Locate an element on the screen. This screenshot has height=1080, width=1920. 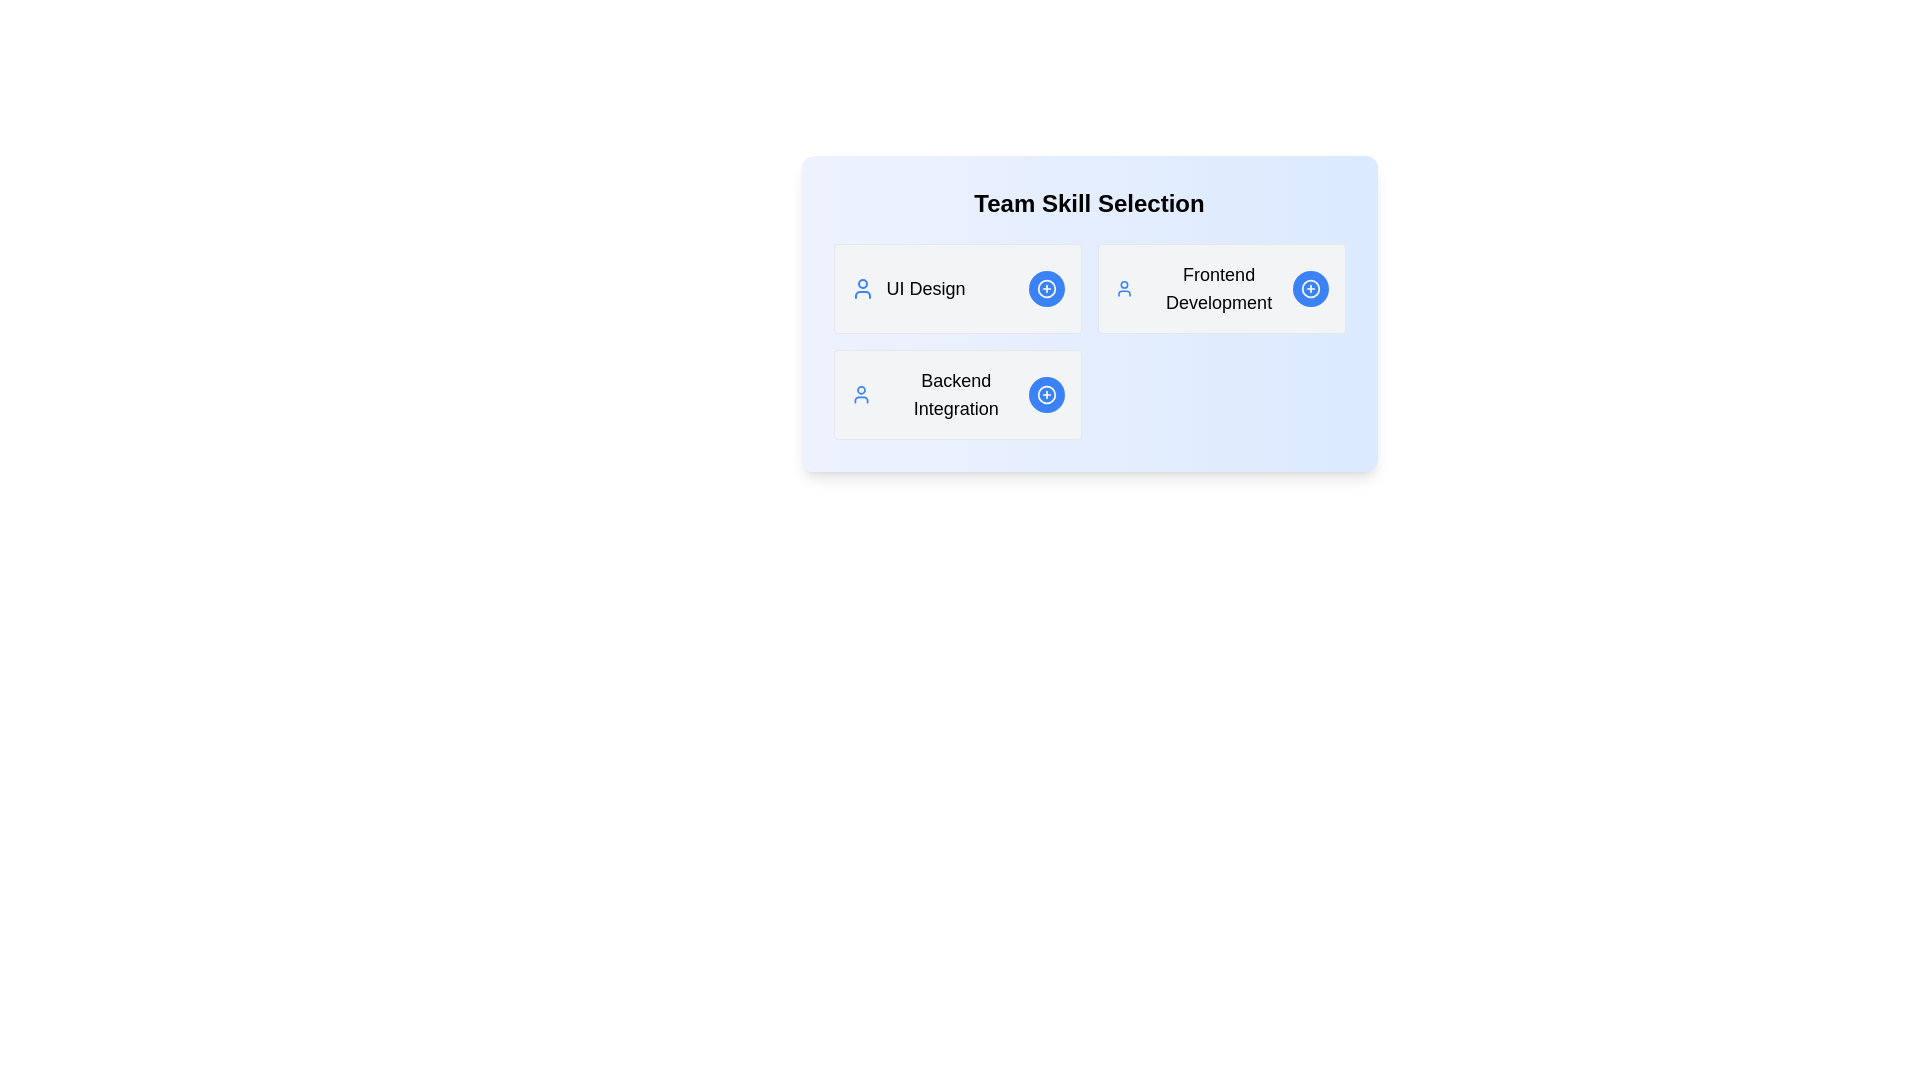
action button for the skill UI Design to toggle its assignment state is located at coordinates (1045, 289).